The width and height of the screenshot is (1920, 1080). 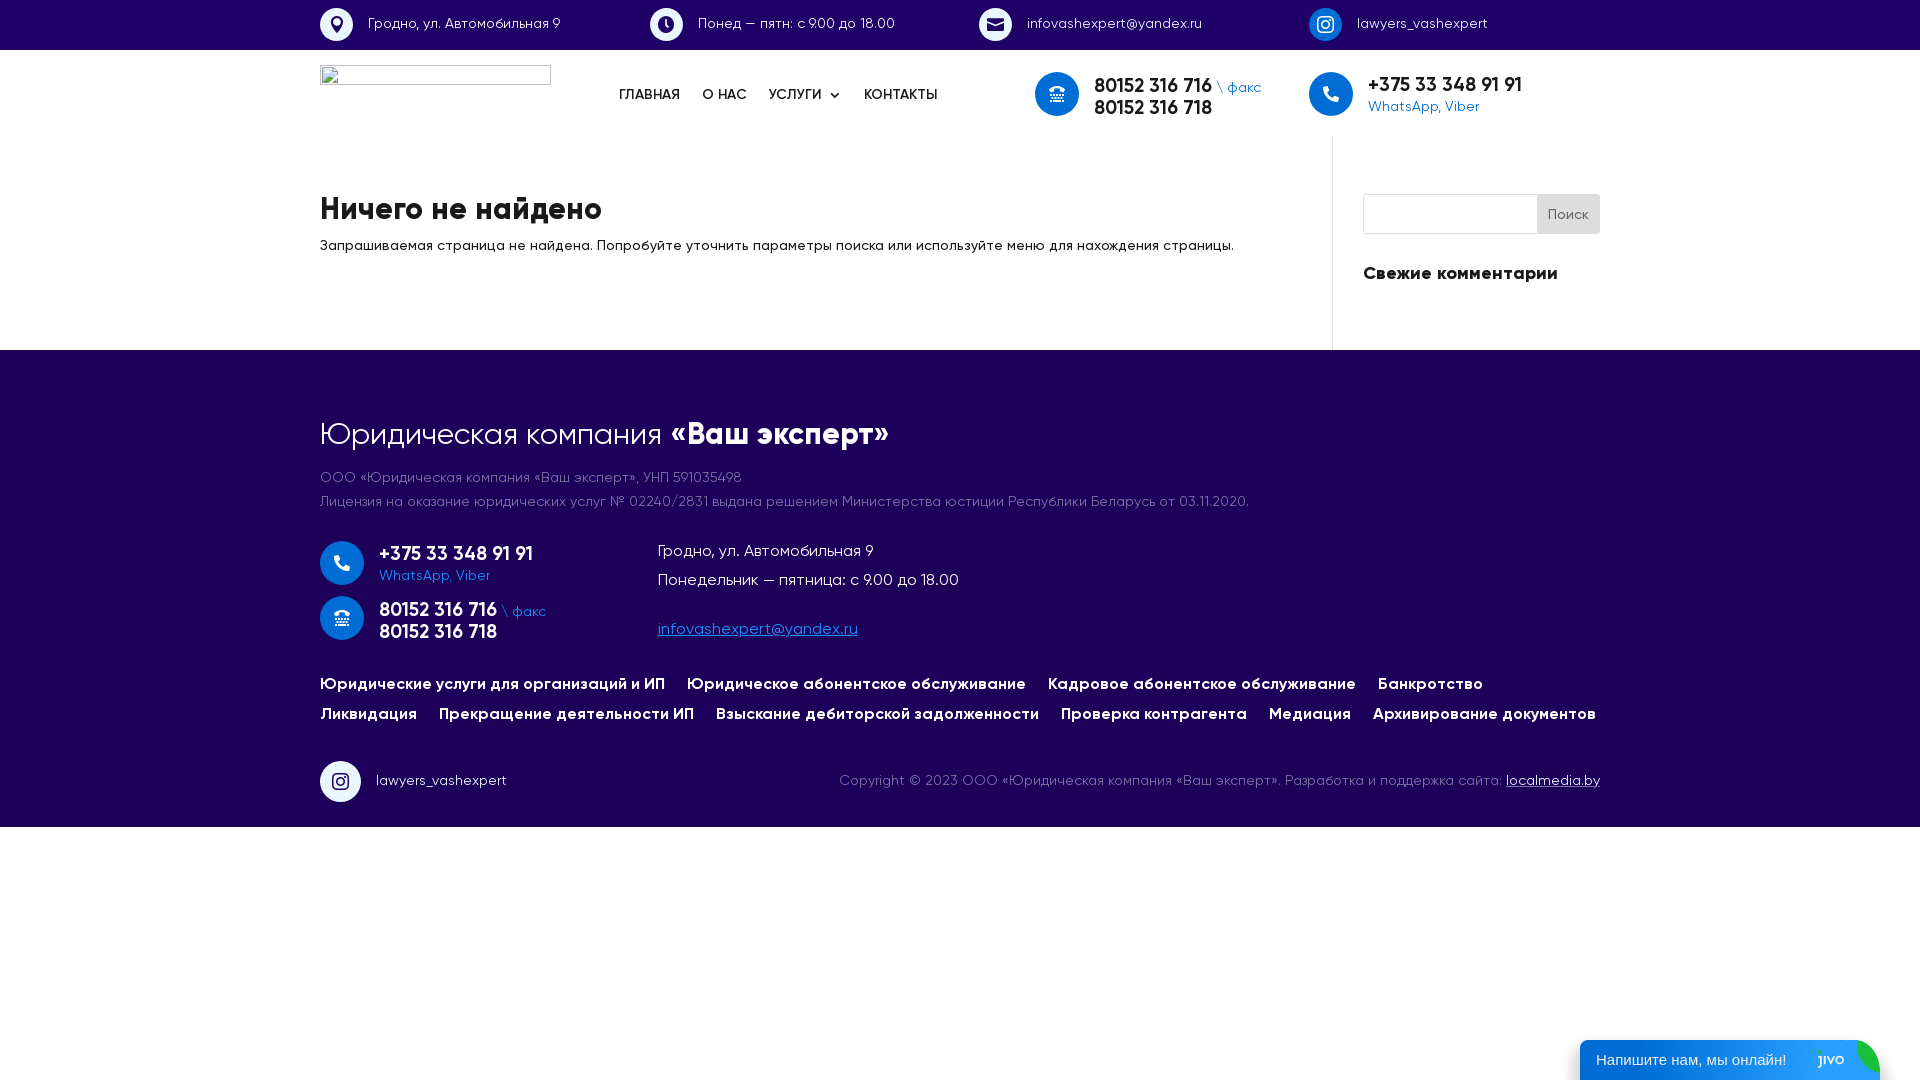 I want to click on '+375 33 348 91 91', so click(x=1444, y=83).